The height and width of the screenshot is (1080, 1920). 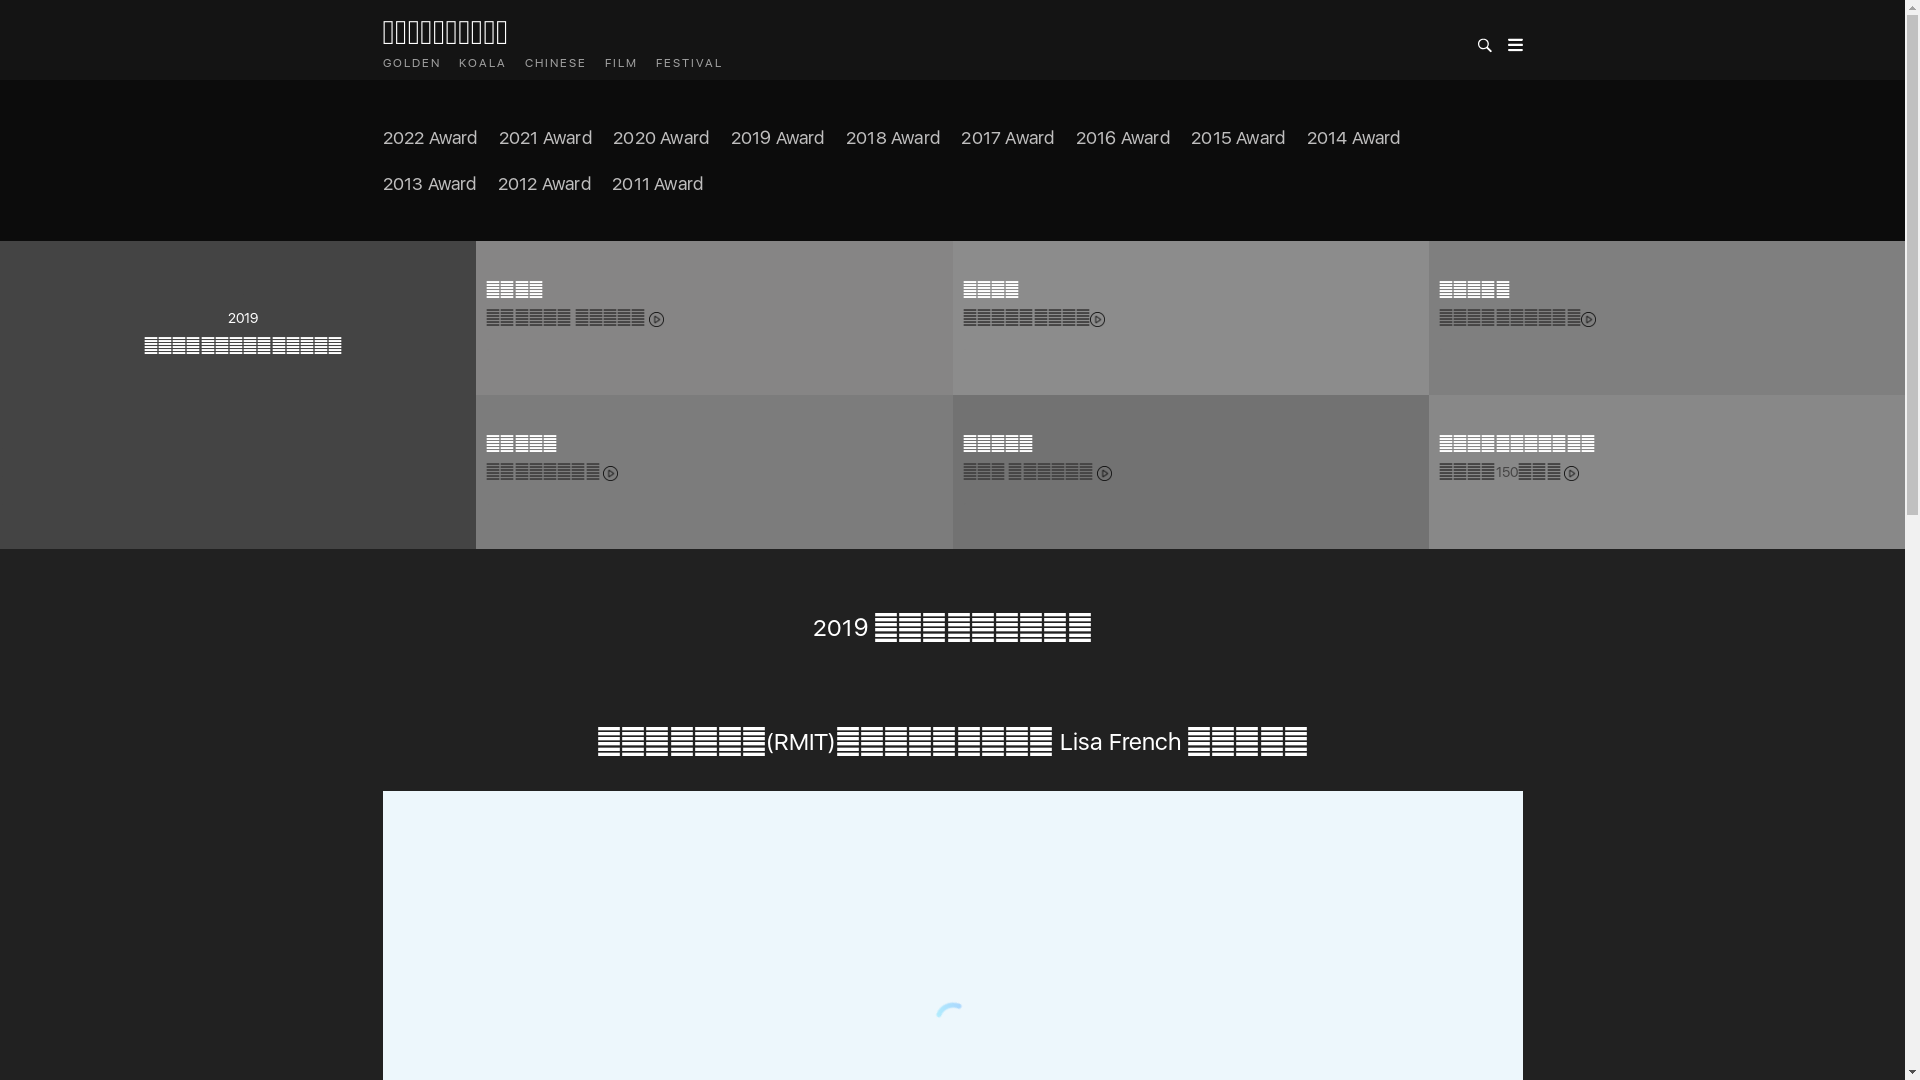 What do you see at coordinates (891, 136) in the screenshot?
I see `'2018 Award'` at bounding box center [891, 136].